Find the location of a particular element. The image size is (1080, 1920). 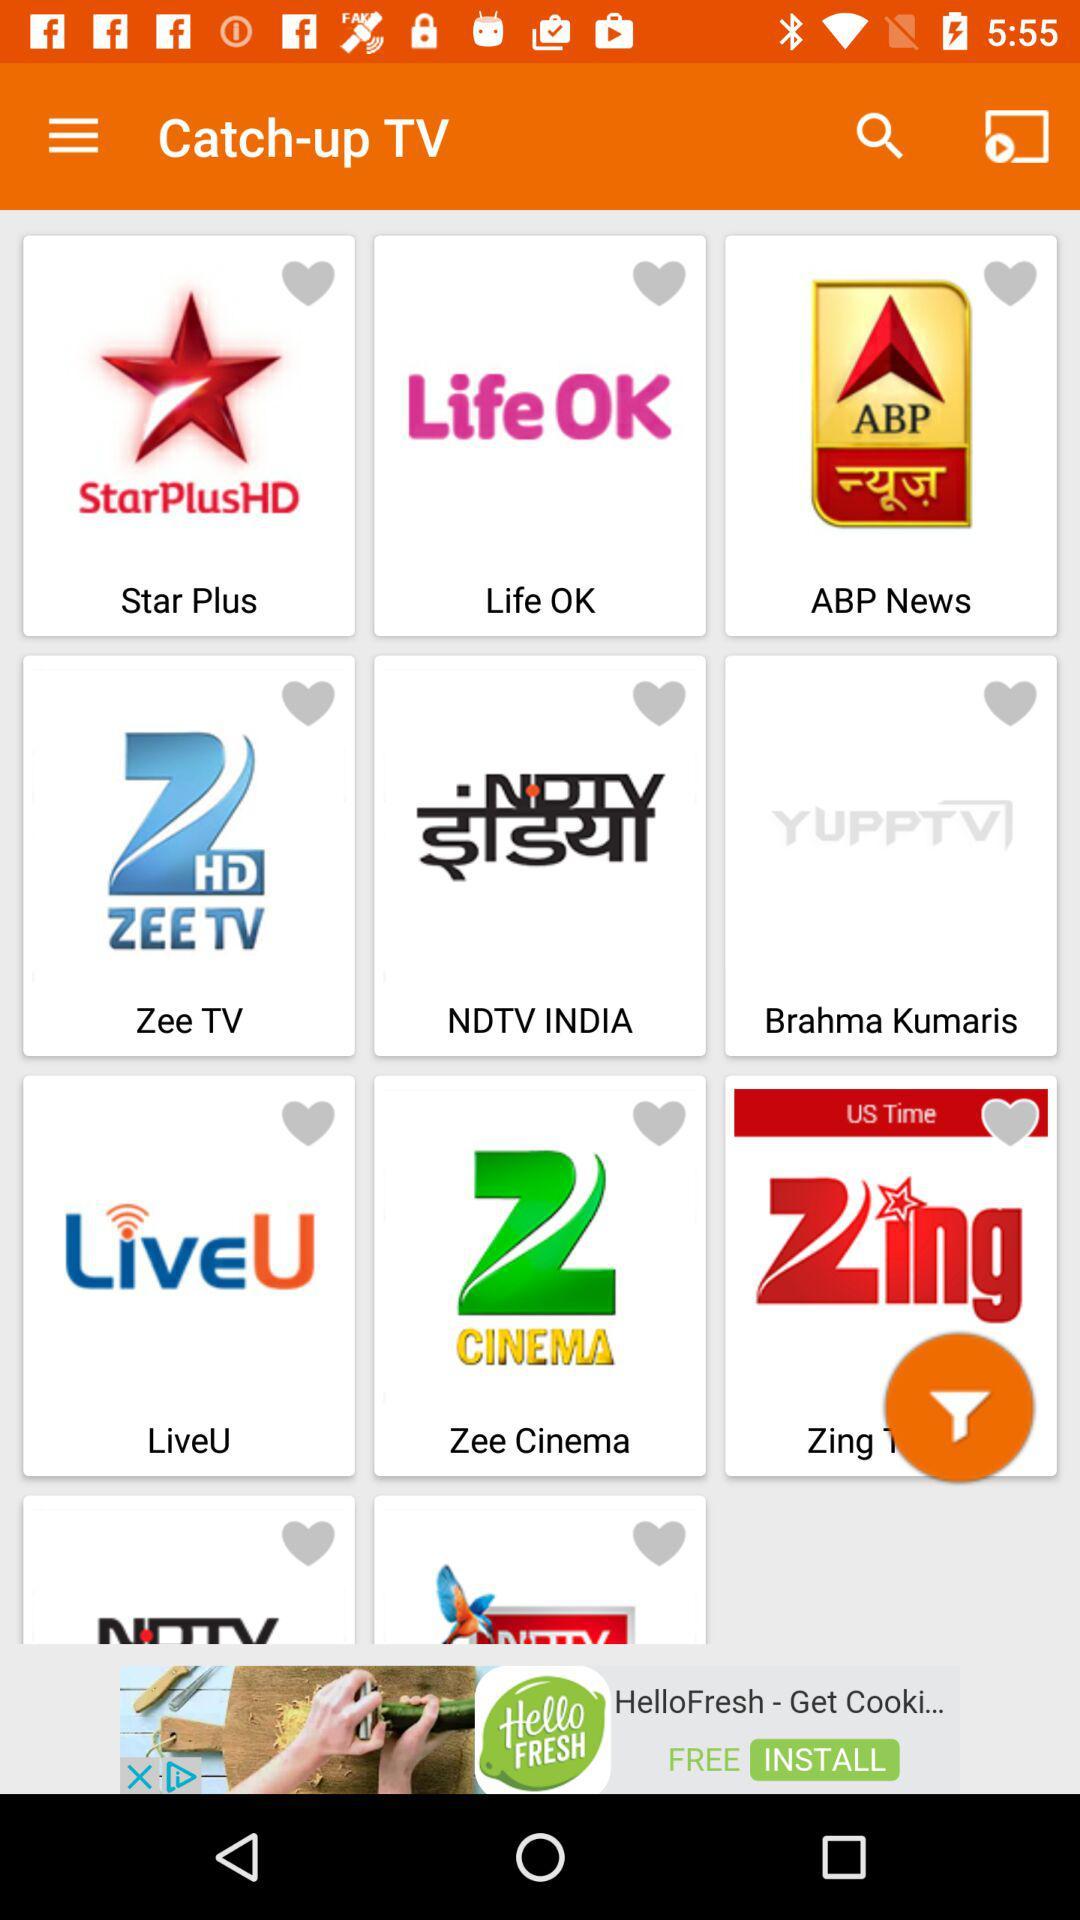

mark as favorite is located at coordinates (308, 1122).